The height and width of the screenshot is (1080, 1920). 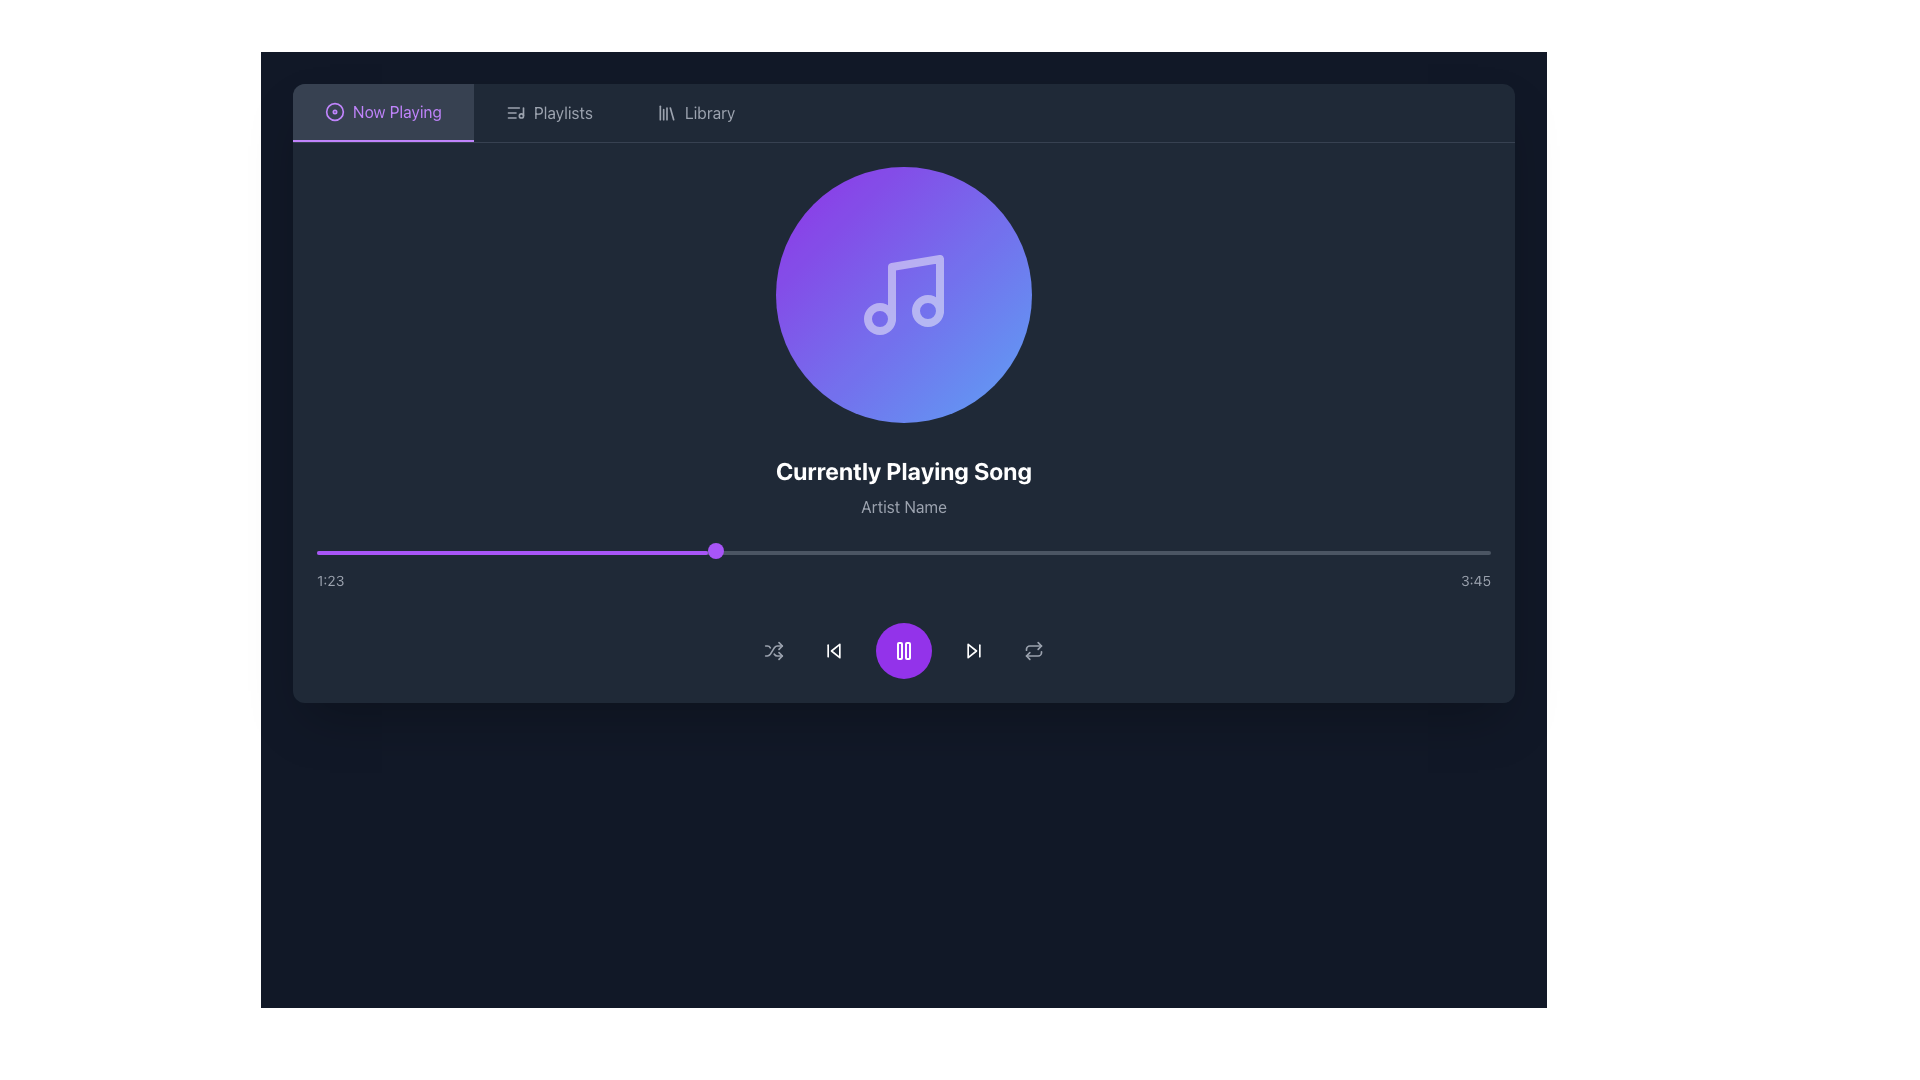 What do you see at coordinates (549, 112) in the screenshot?
I see `the navigation button that redirects to the playlists section, located between 'Now Playing' and 'Library' in the navigation bar` at bounding box center [549, 112].